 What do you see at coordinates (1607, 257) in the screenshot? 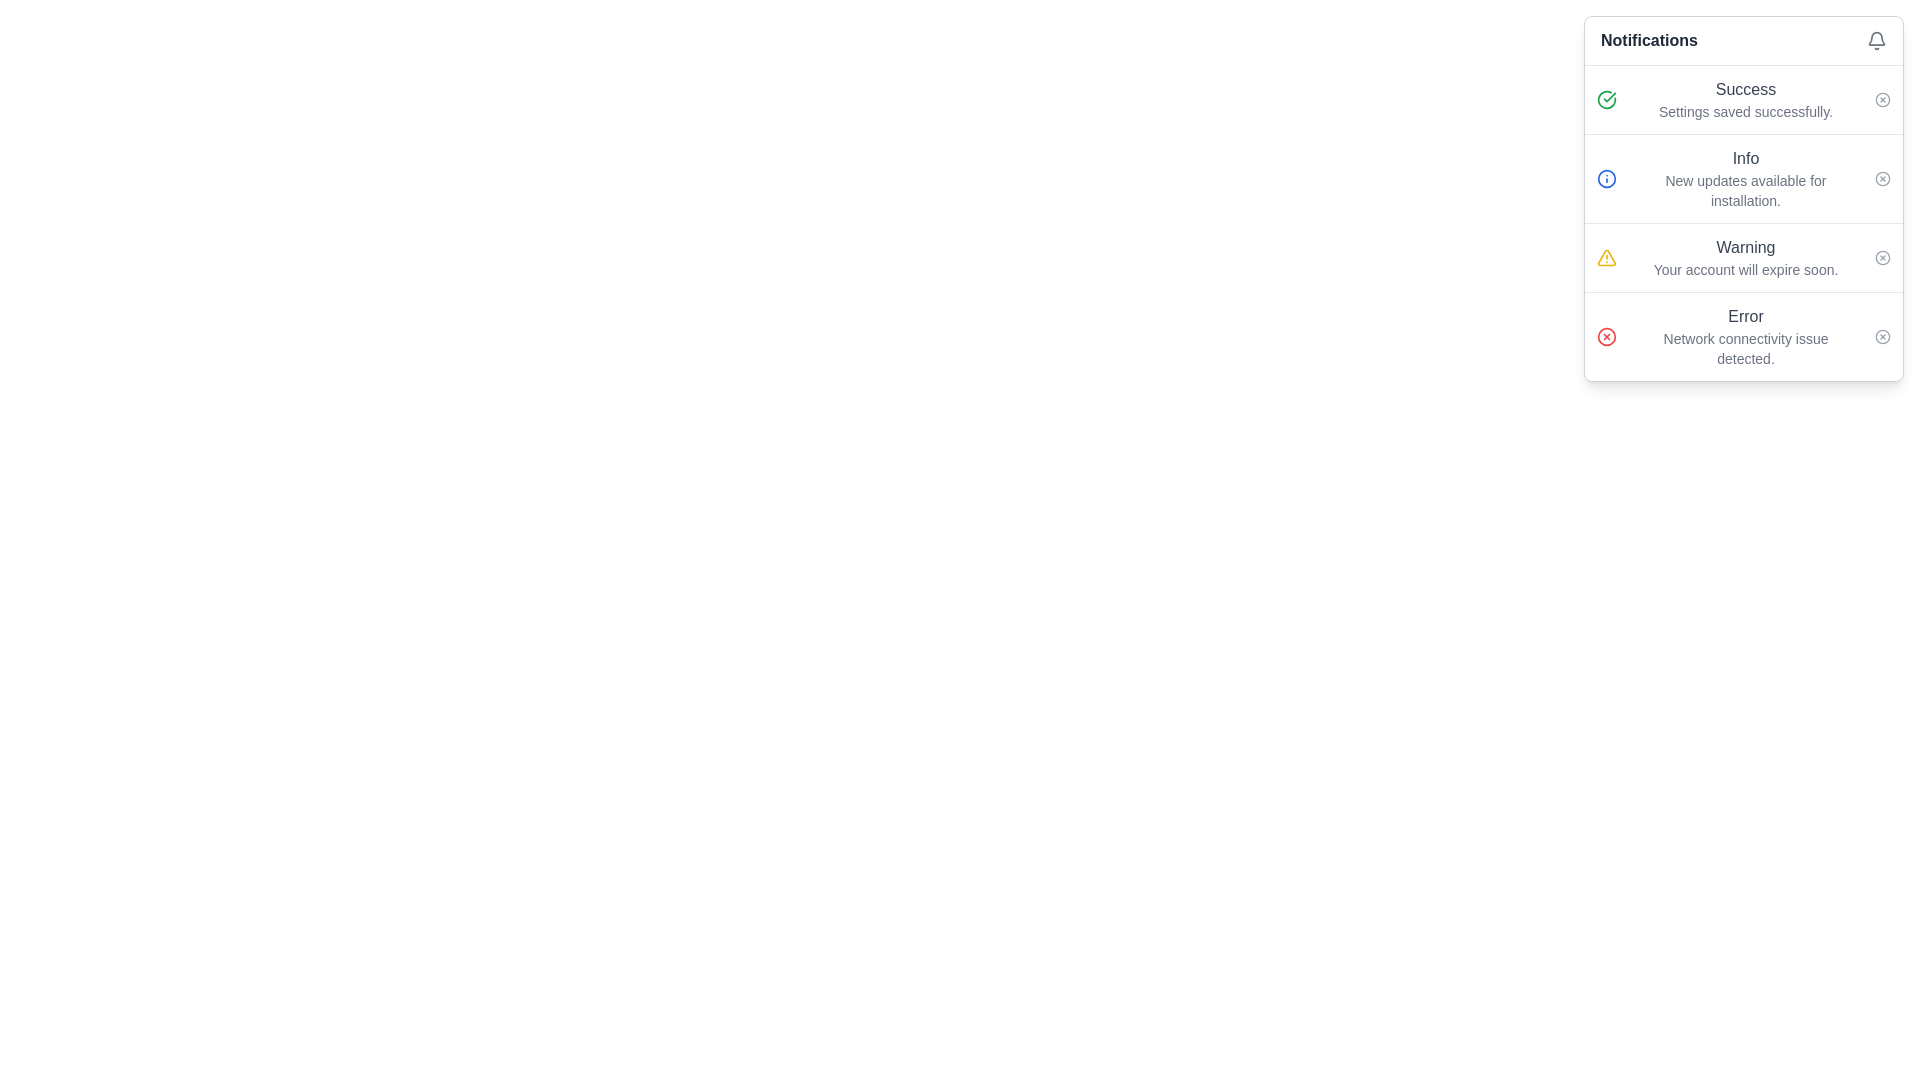
I see `the triangular warning icon with a yellow border and an exclamation mark, which is positioned beside the warning text 'Warning: Your account will expire soon.'` at bounding box center [1607, 257].